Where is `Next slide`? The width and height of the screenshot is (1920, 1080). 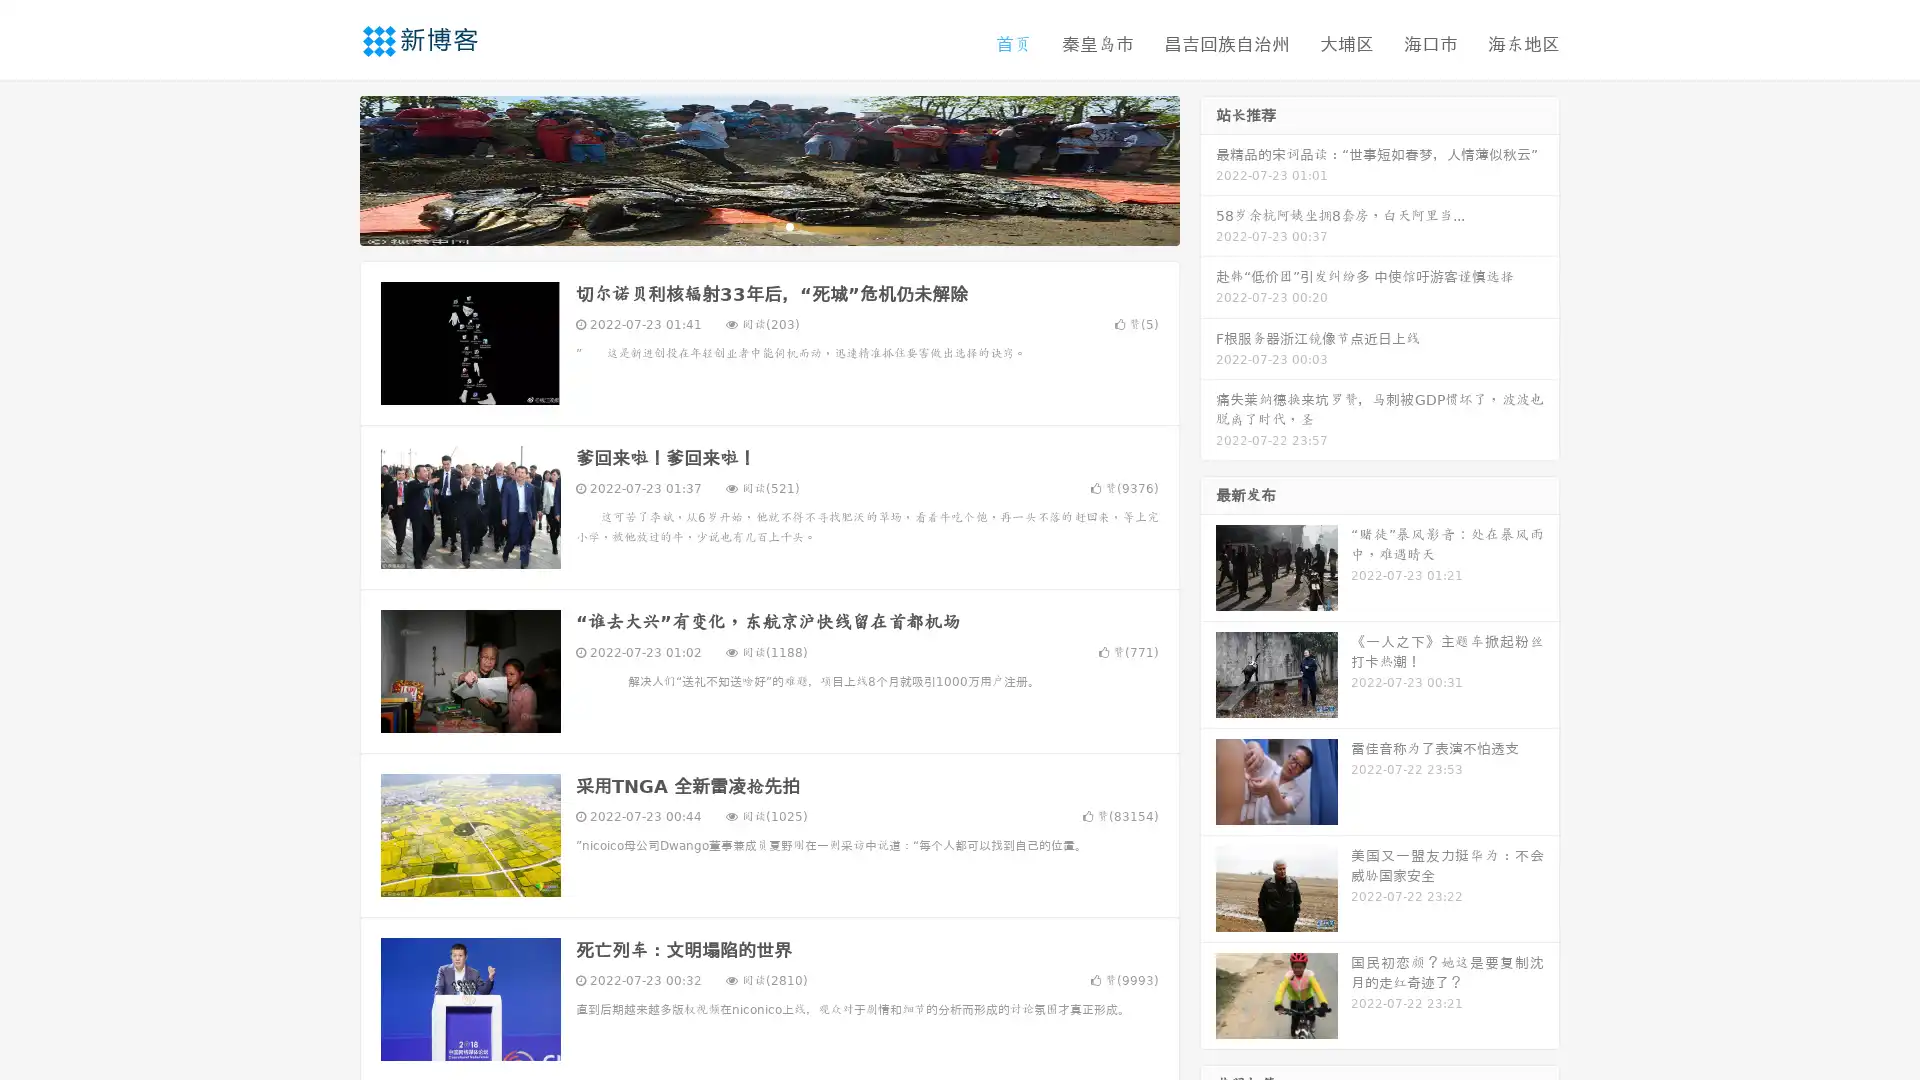 Next slide is located at coordinates (1208, 168).